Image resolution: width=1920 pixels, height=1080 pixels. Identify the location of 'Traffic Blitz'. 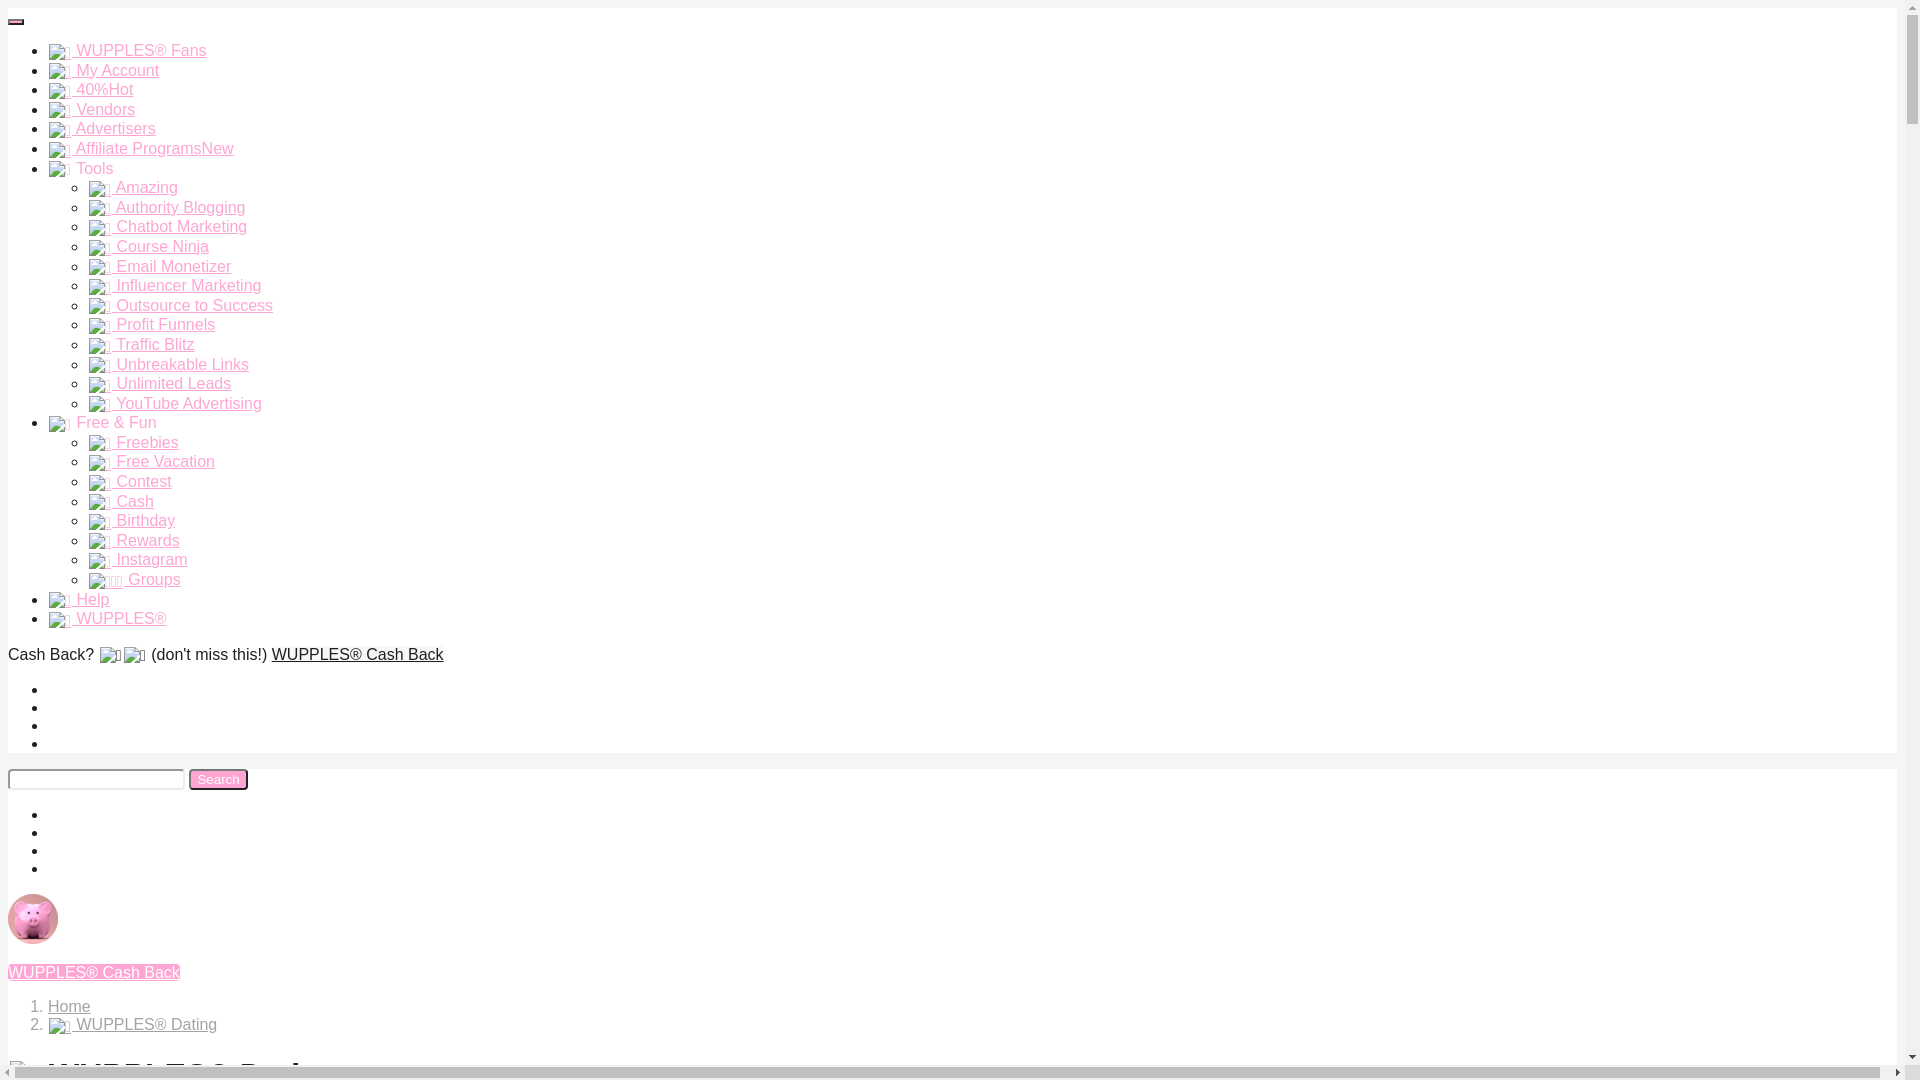
(86, 343).